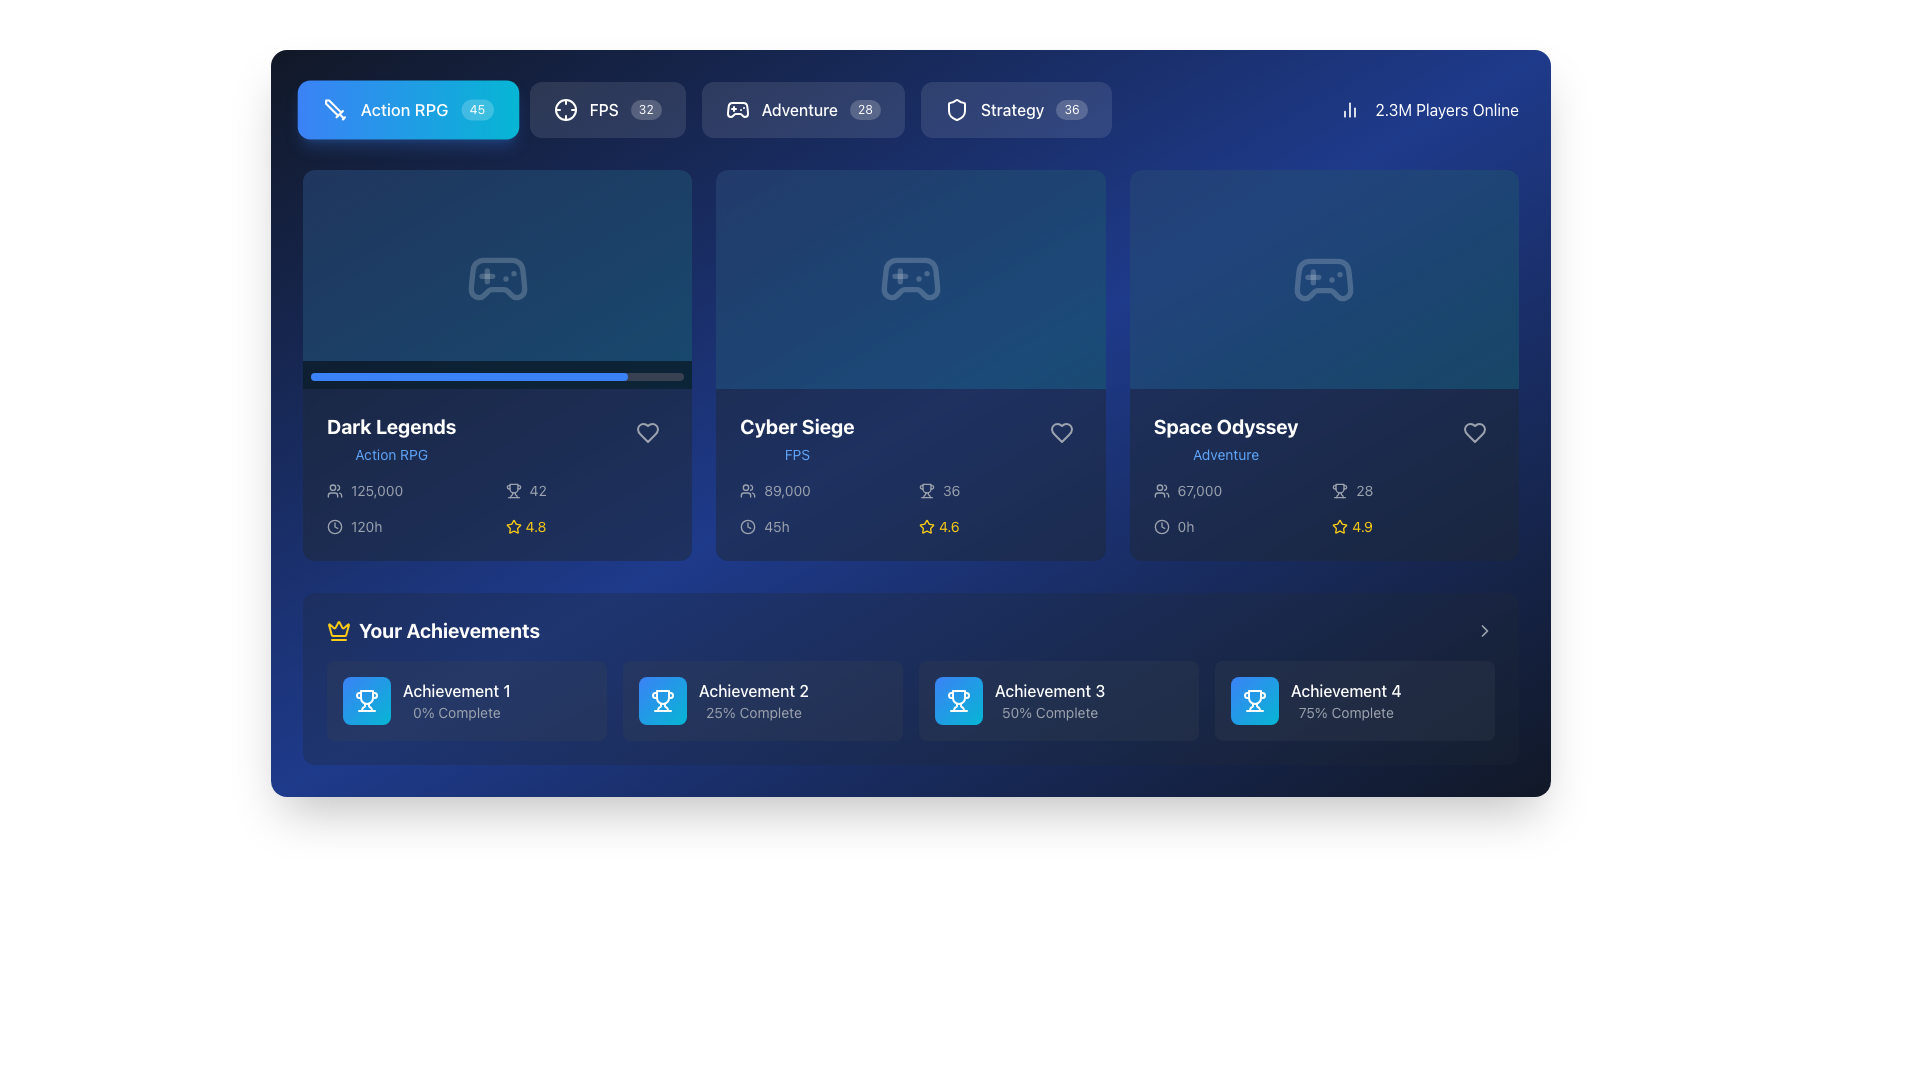 The image size is (1920, 1080). I want to click on the static text displaying the count of trophies for the 'Space Odyssey' game, located in the lower-right area of the card next to the trophy icon, so click(1363, 490).